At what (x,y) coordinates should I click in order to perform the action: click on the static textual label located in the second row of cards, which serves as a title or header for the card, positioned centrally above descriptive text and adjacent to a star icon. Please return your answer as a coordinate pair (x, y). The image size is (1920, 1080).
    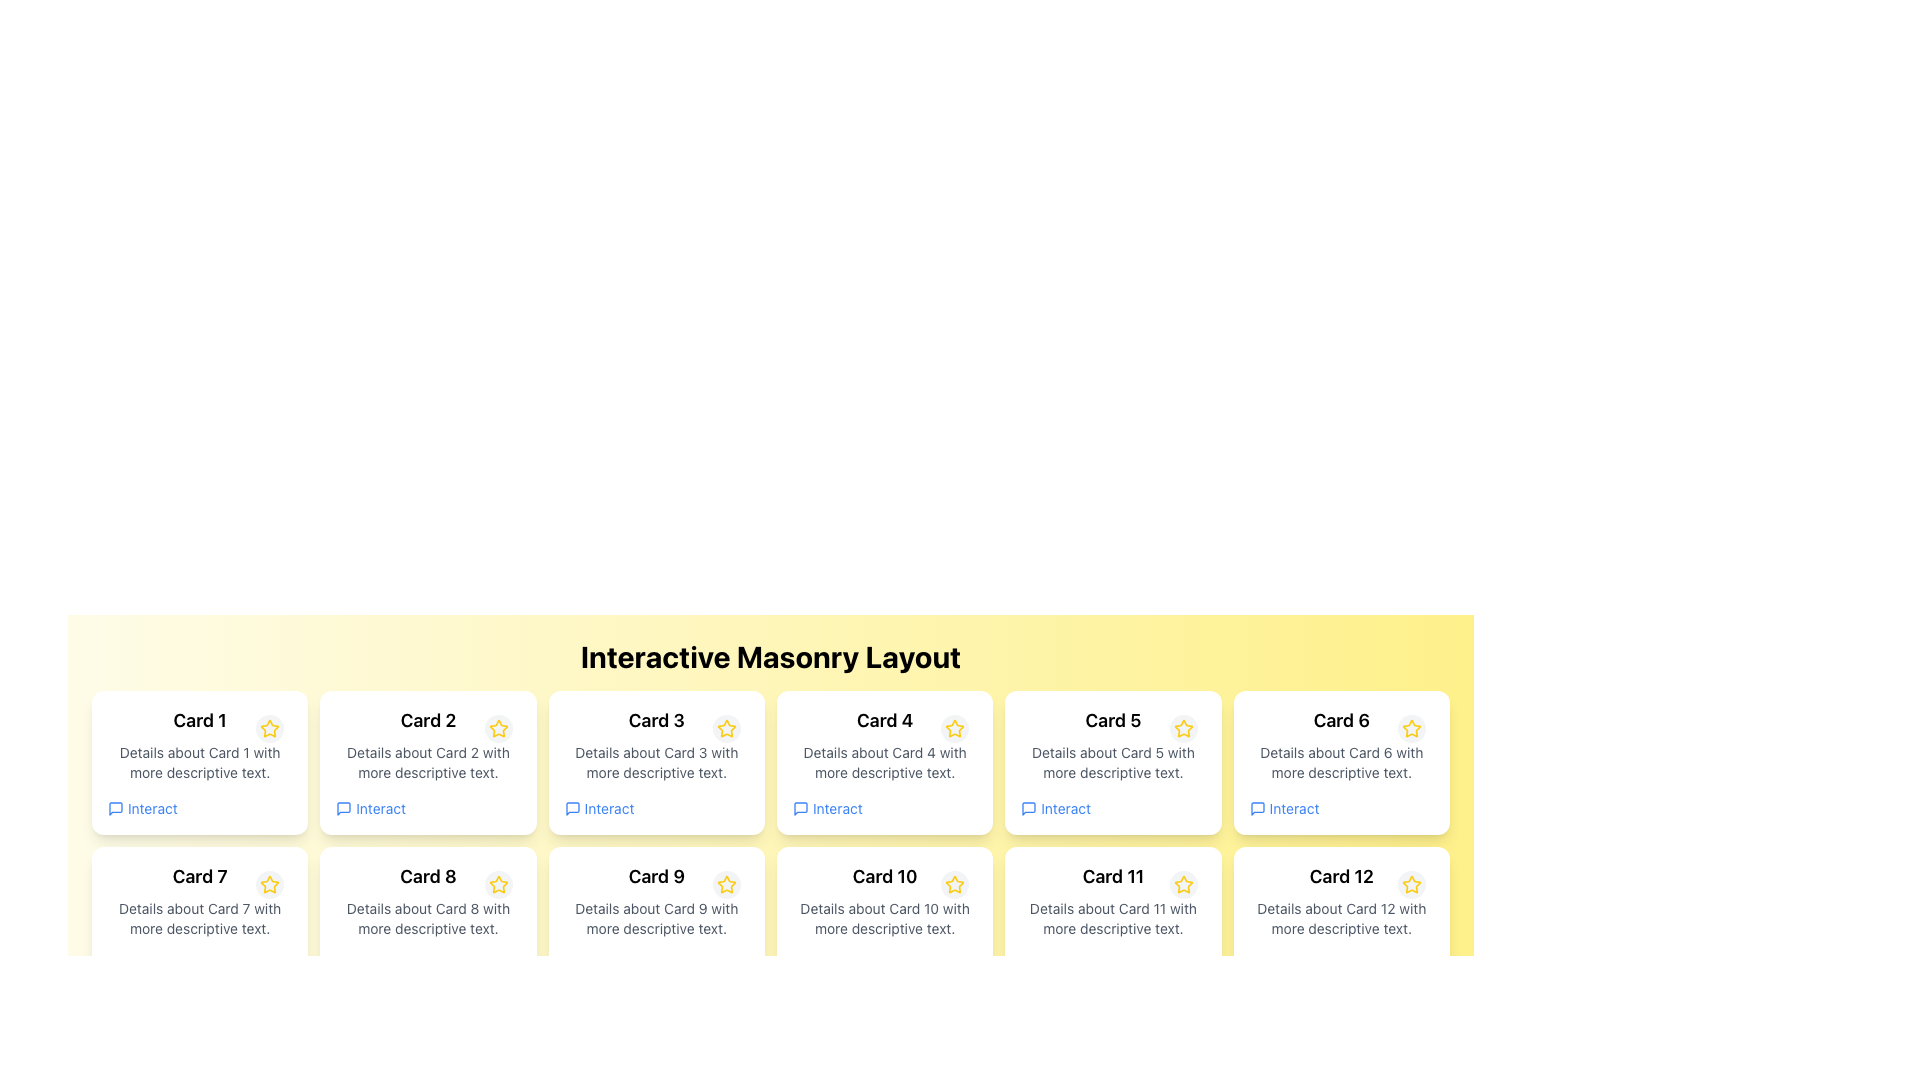
    Looking at the image, I should click on (427, 875).